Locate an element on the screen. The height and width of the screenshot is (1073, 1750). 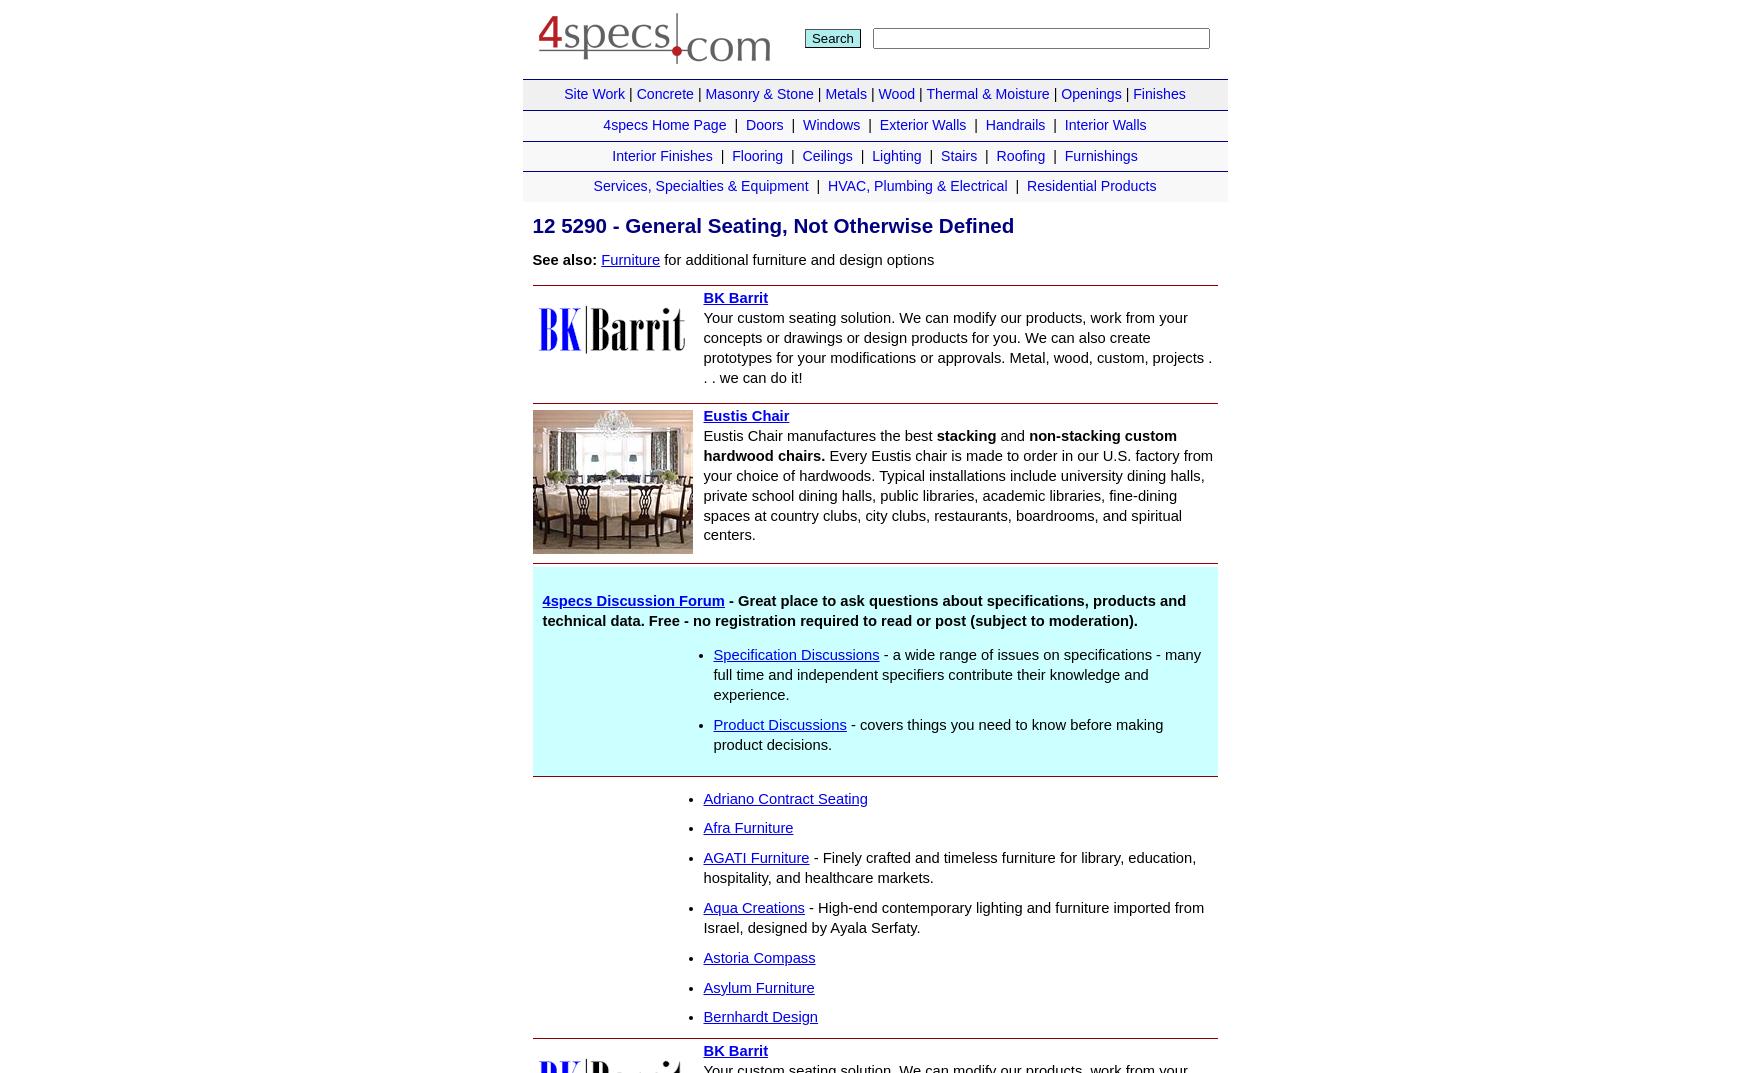
'and' is located at coordinates (995, 435).